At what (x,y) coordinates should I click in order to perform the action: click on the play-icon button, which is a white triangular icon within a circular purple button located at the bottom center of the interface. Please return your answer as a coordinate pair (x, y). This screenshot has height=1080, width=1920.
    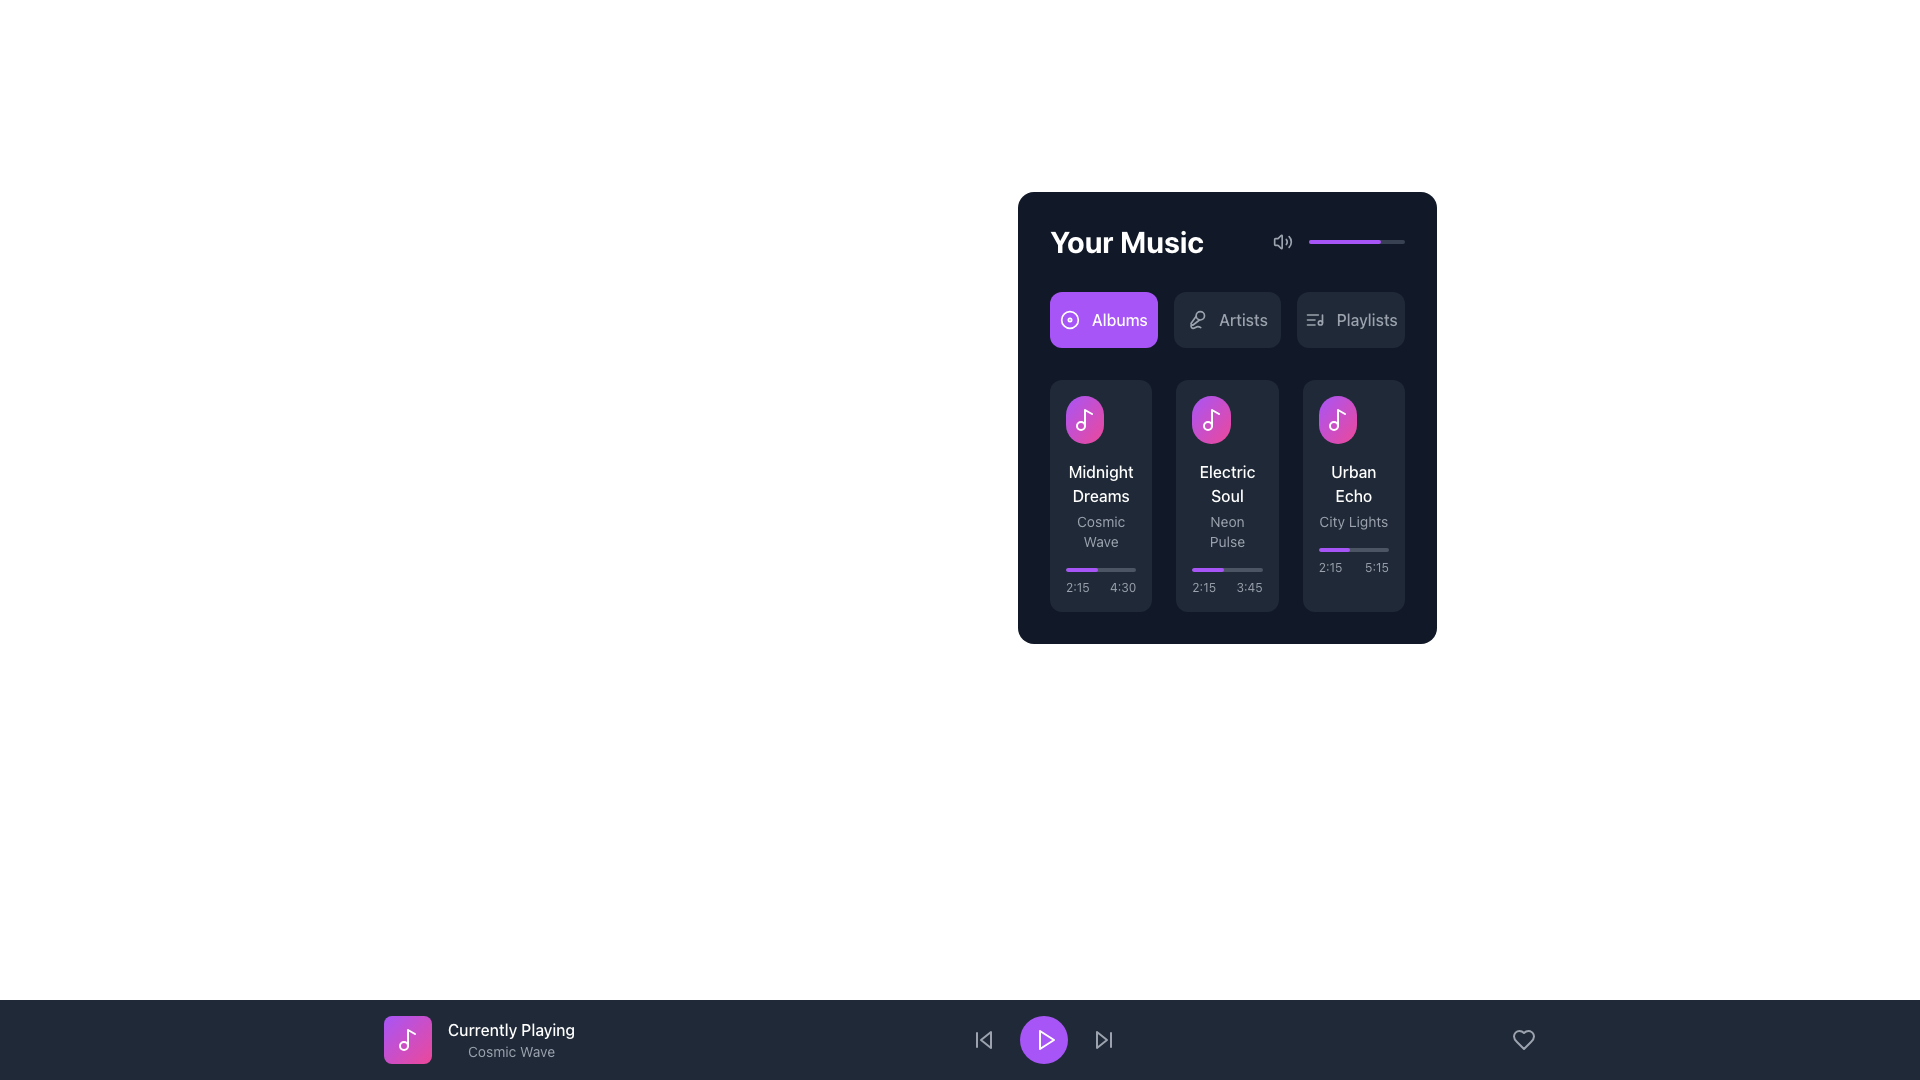
    Looking at the image, I should click on (1044, 1039).